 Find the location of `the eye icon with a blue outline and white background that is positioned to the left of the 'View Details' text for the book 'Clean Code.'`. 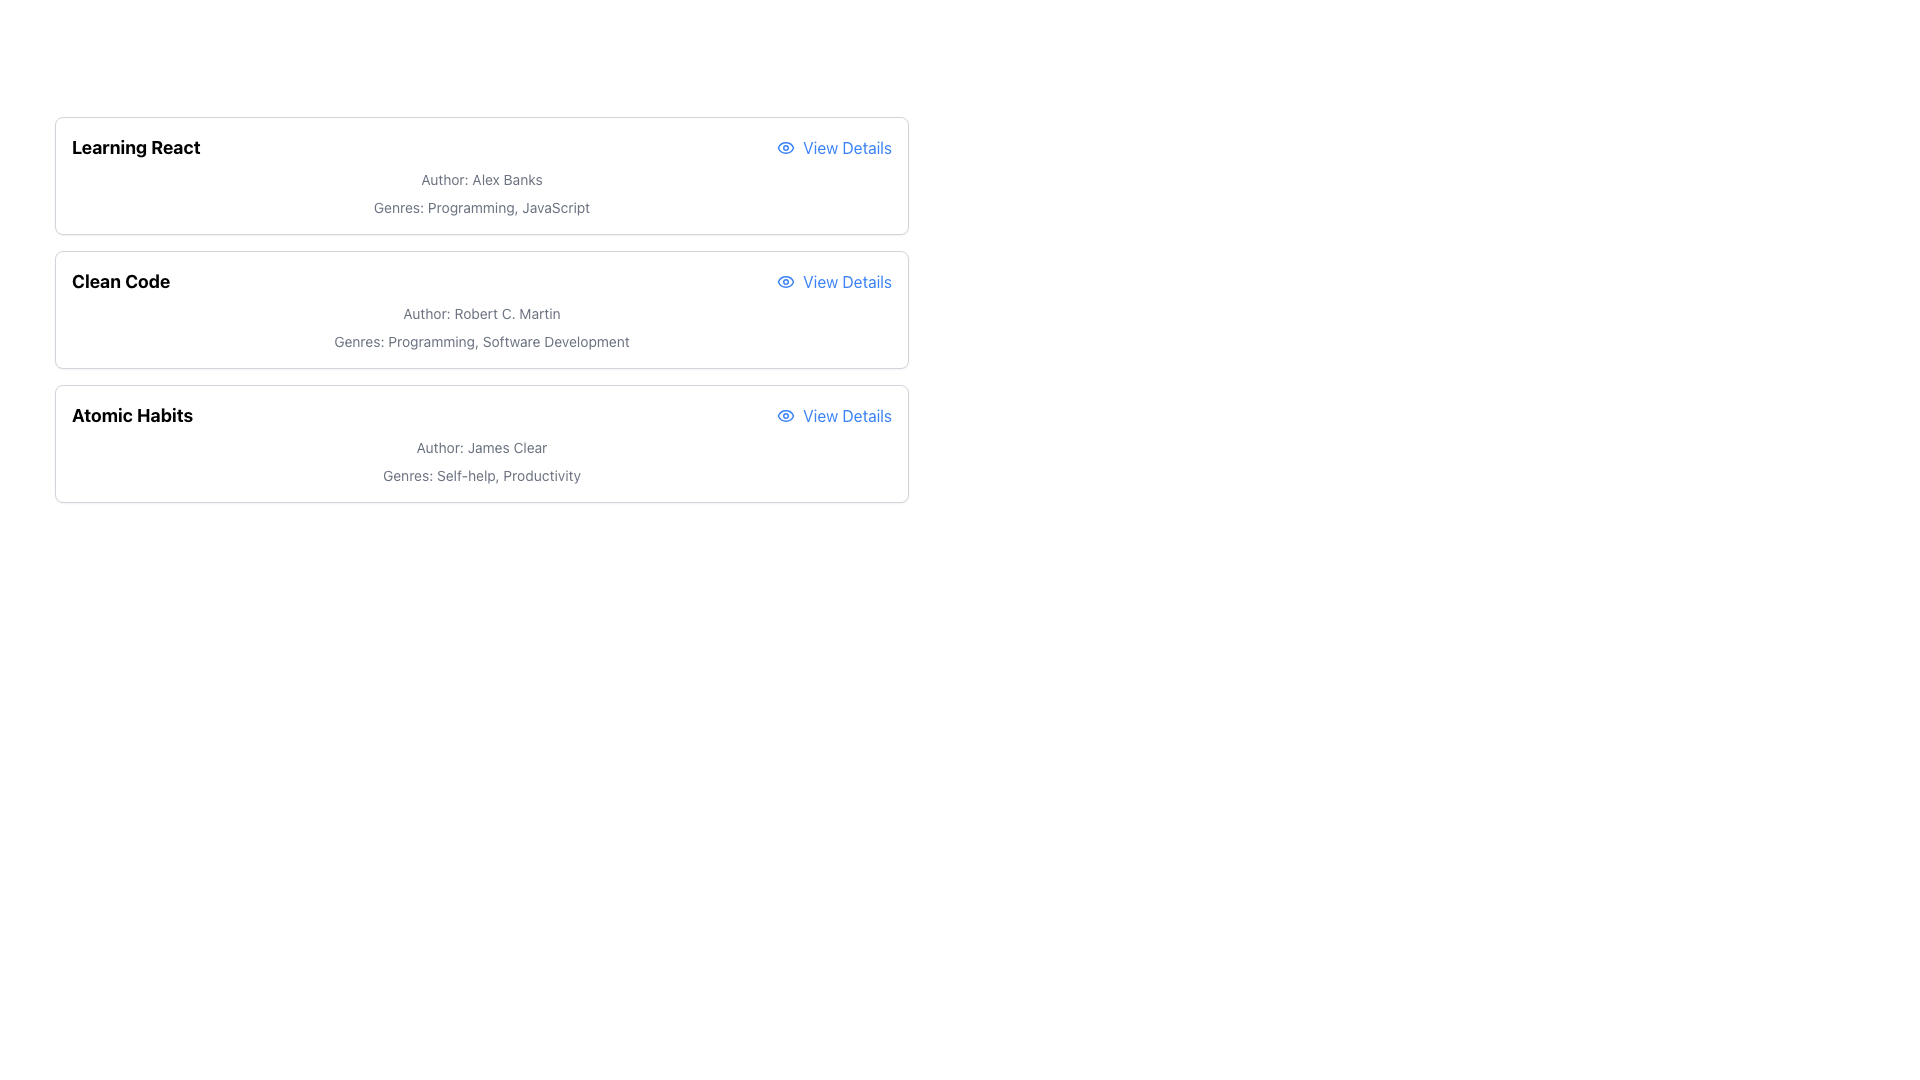

the eye icon with a blue outline and white background that is positioned to the left of the 'View Details' text for the book 'Clean Code.' is located at coordinates (785, 281).